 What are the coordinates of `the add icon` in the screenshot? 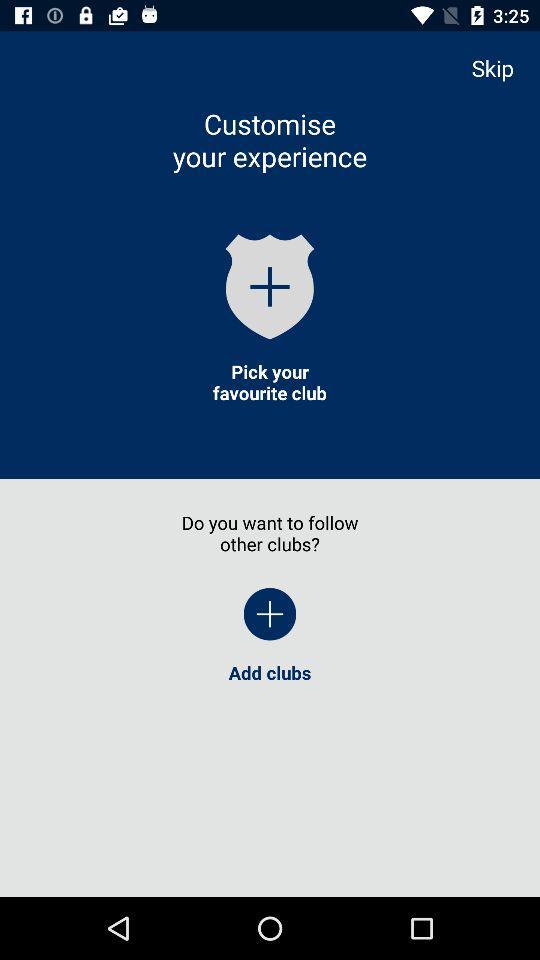 It's located at (270, 285).